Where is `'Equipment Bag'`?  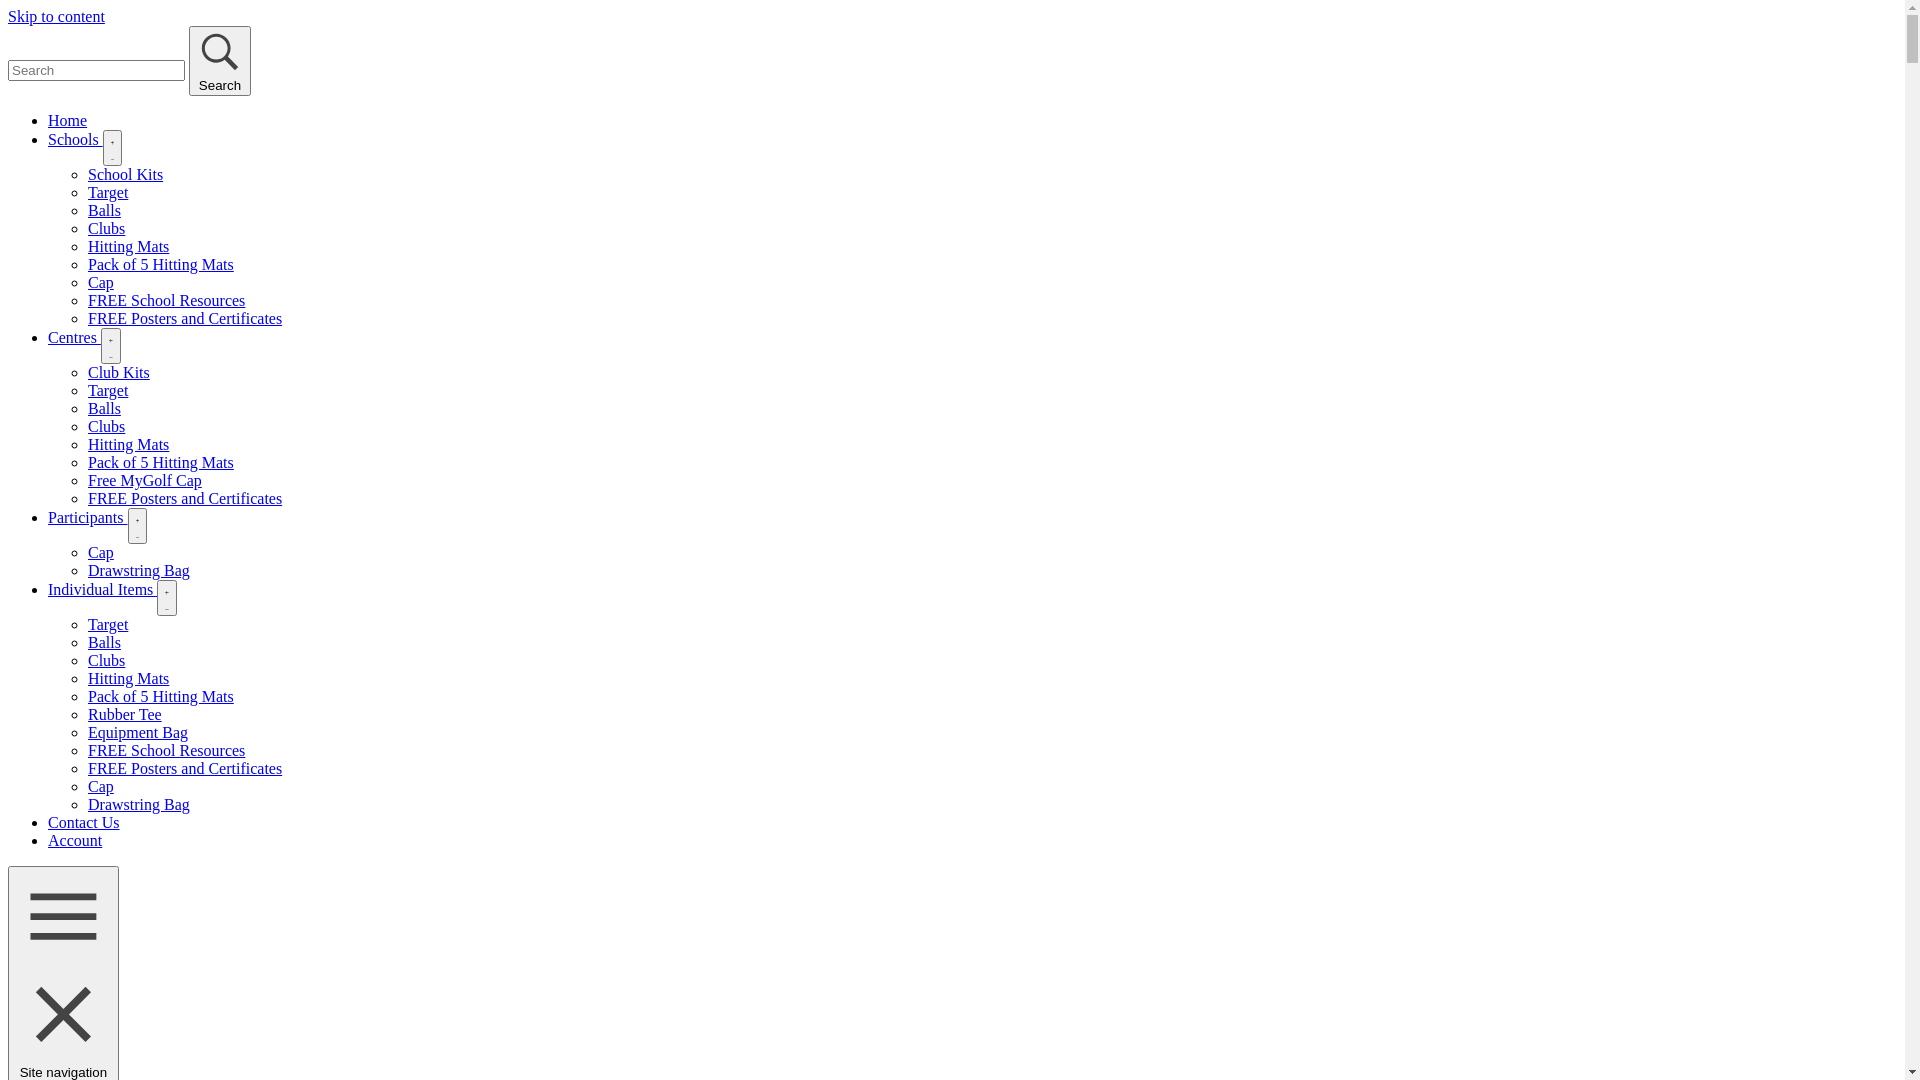 'Equipment Bag' is located at coordinates (137, 732).